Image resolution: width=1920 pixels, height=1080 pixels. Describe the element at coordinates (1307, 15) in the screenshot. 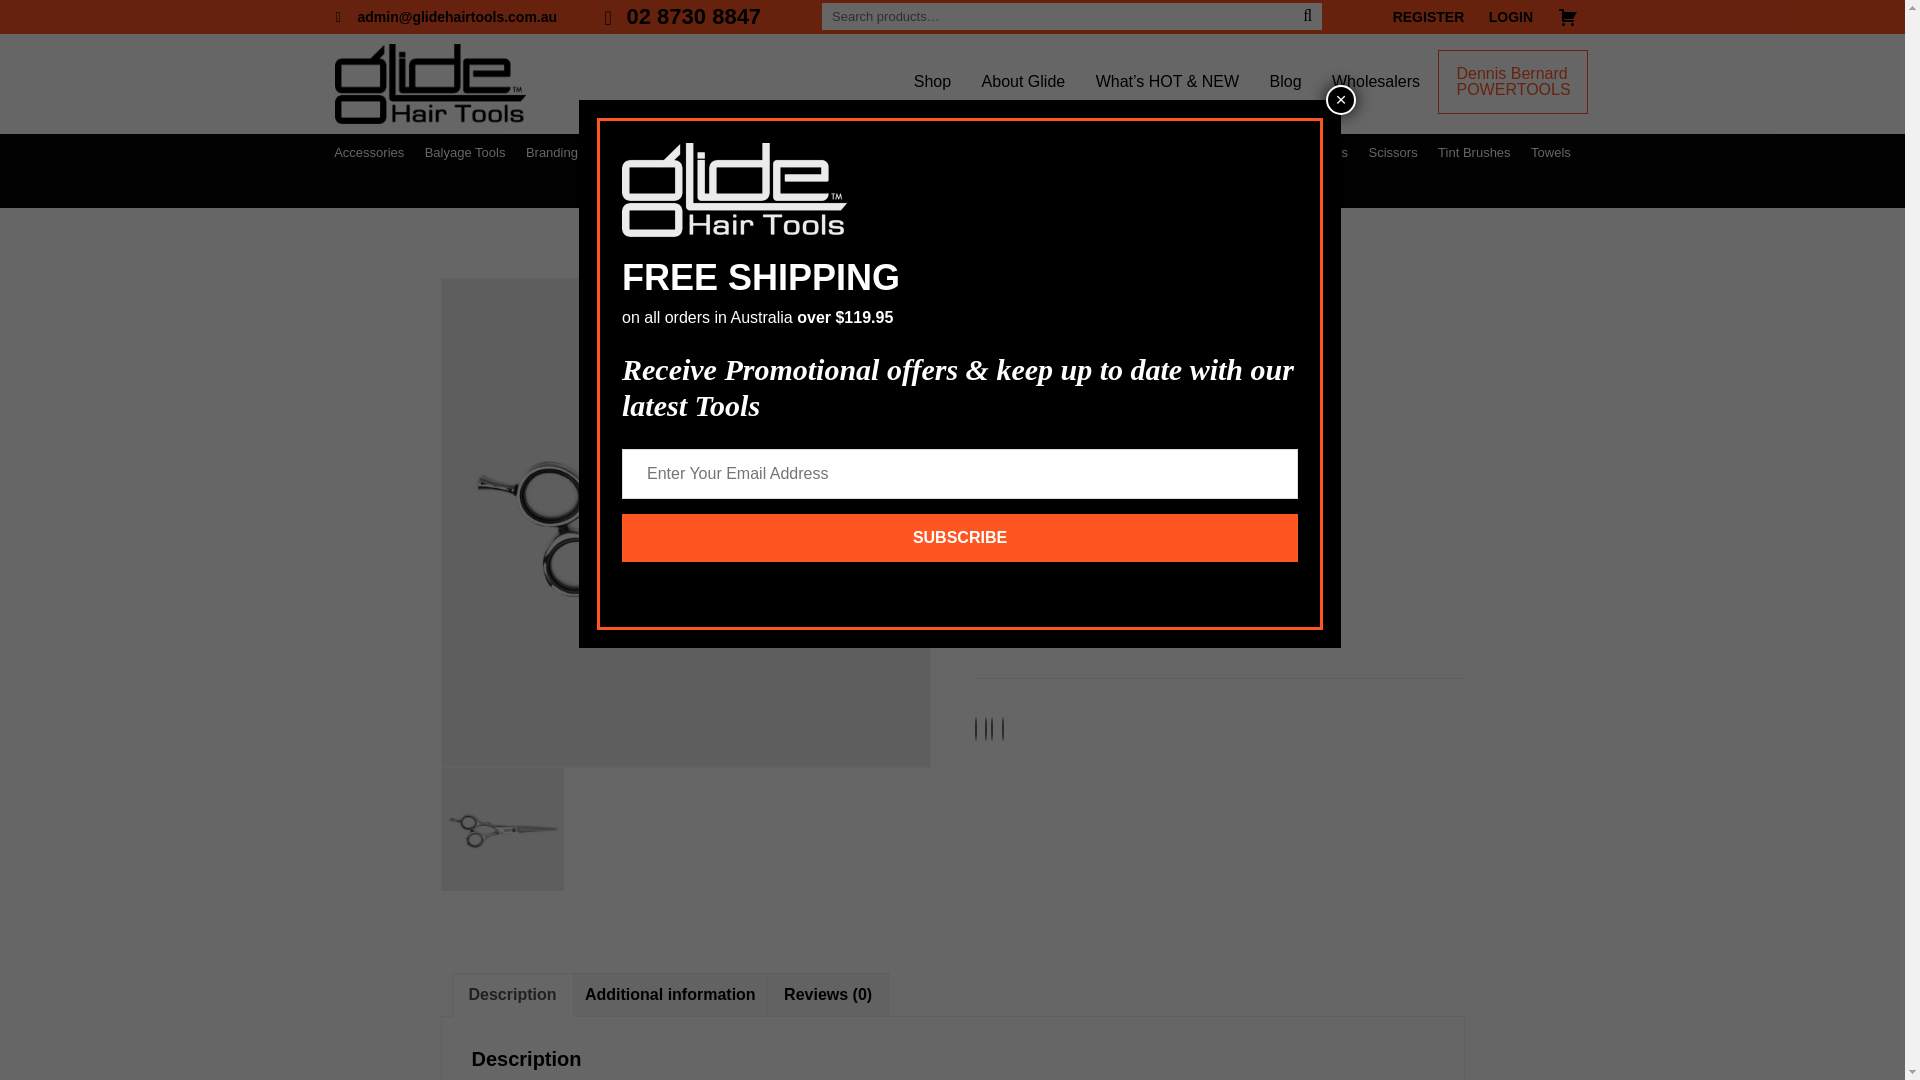

I see `'Search'` at that location.